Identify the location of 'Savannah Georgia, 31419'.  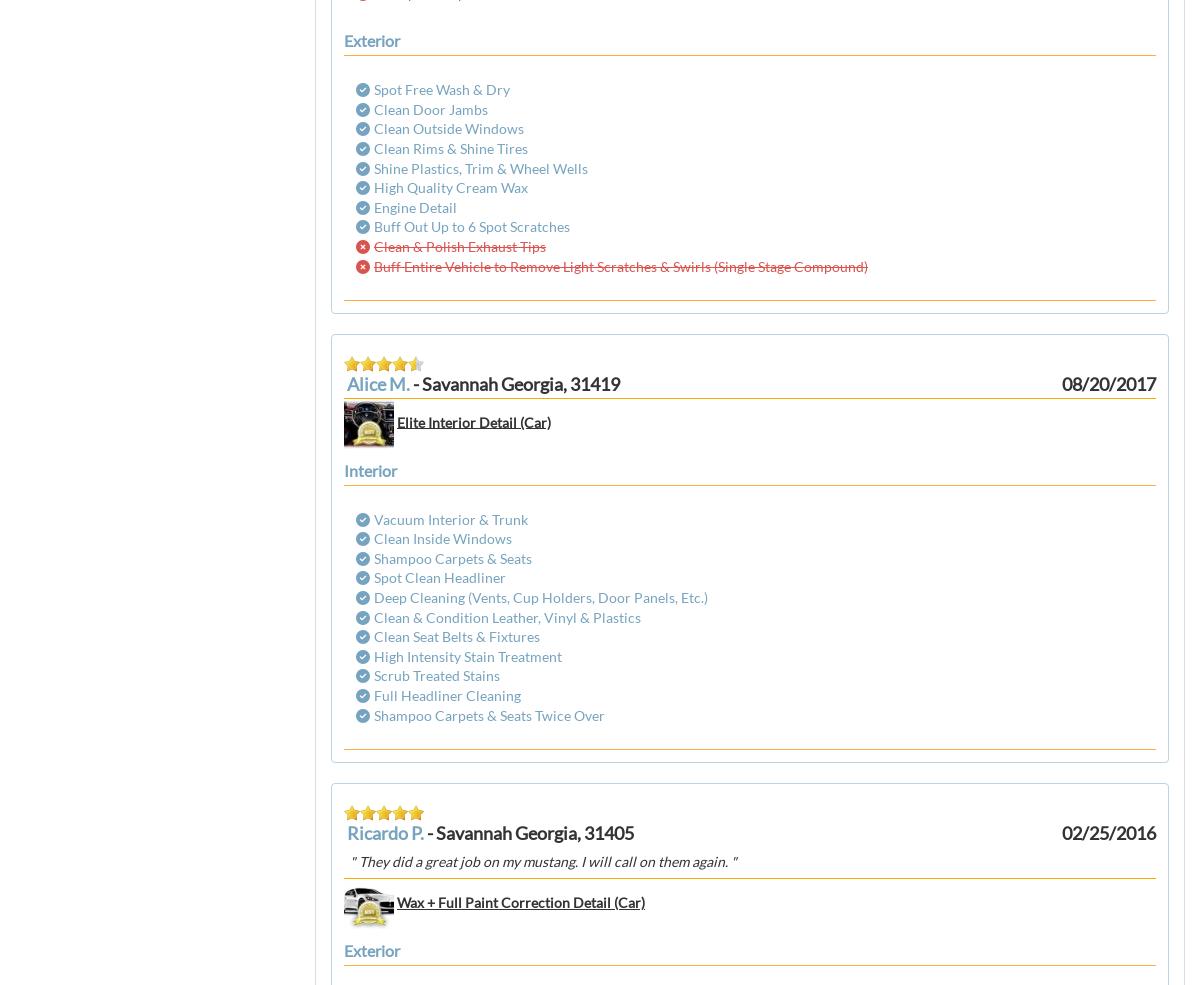
(520, 383).